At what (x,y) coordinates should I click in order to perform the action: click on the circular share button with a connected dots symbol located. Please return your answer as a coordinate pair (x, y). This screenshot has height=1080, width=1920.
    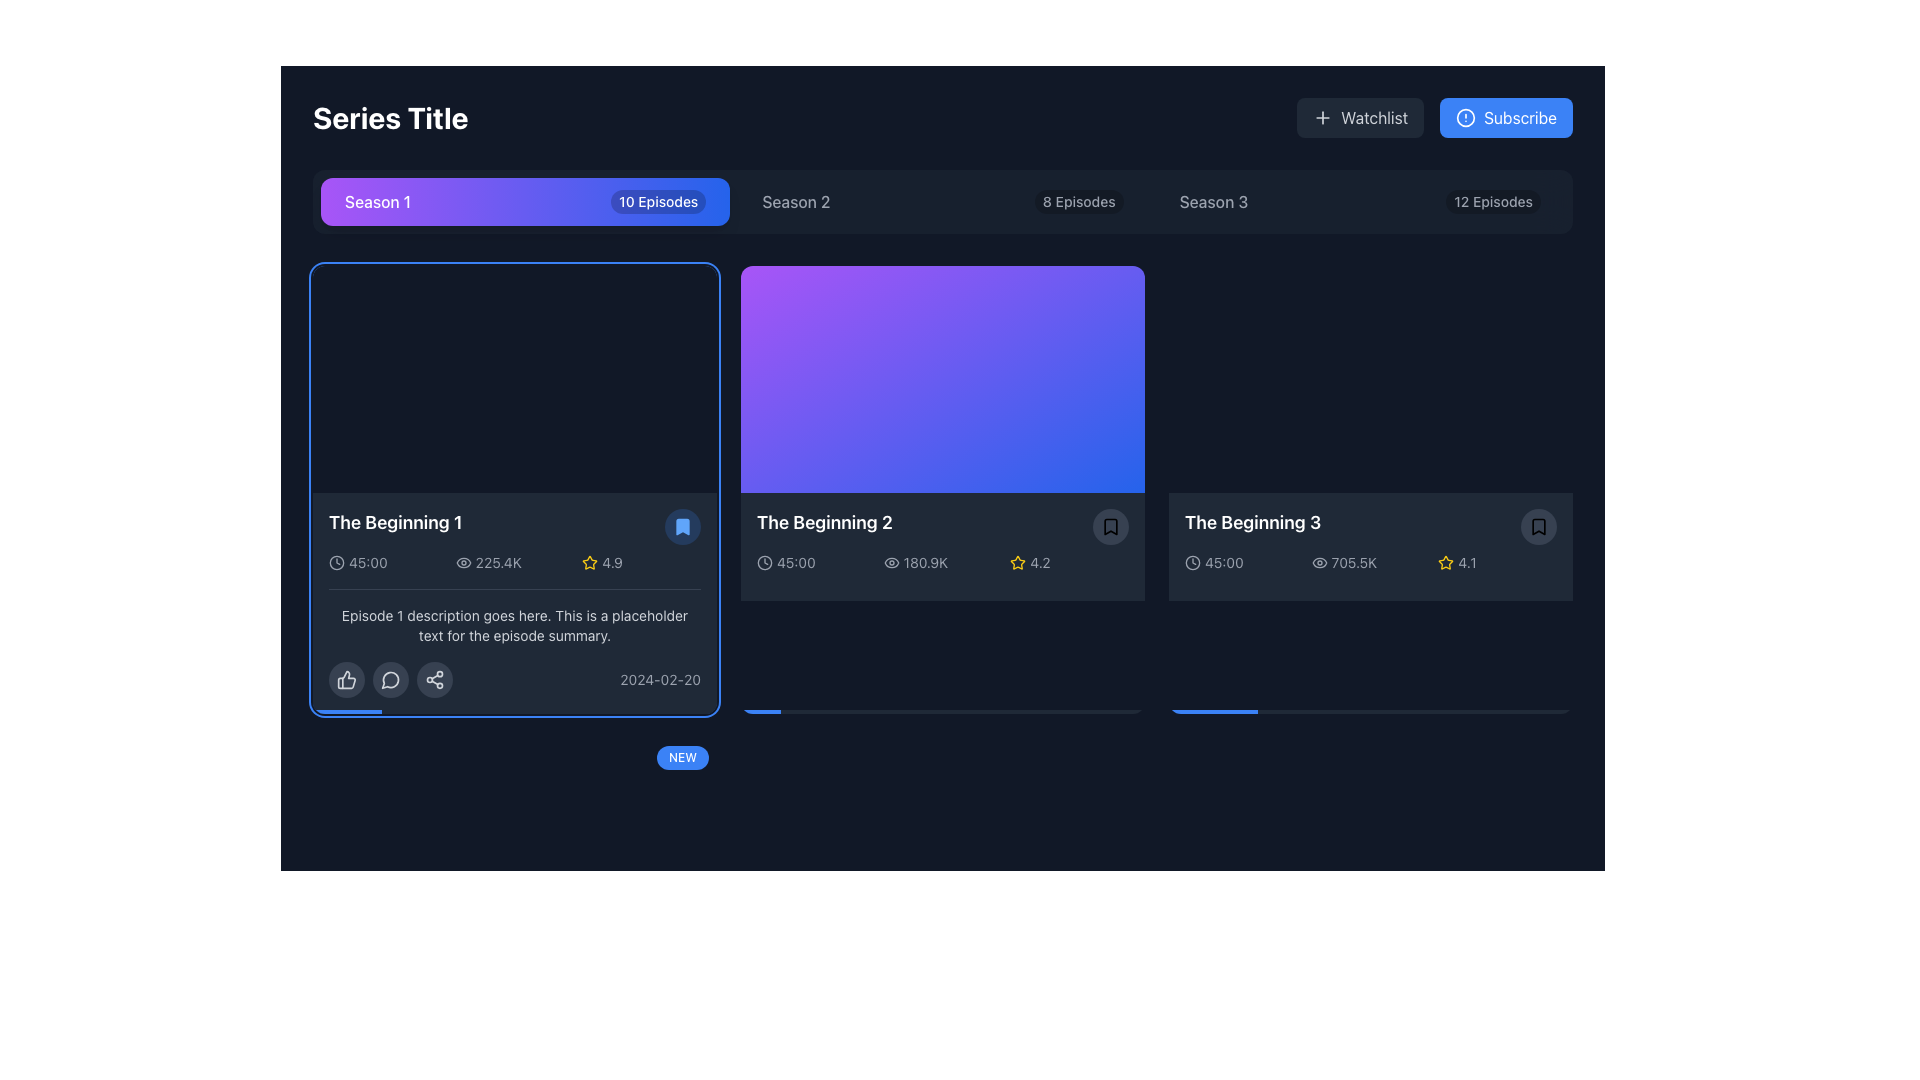
    Looking at the image, I should click on (434, 678).